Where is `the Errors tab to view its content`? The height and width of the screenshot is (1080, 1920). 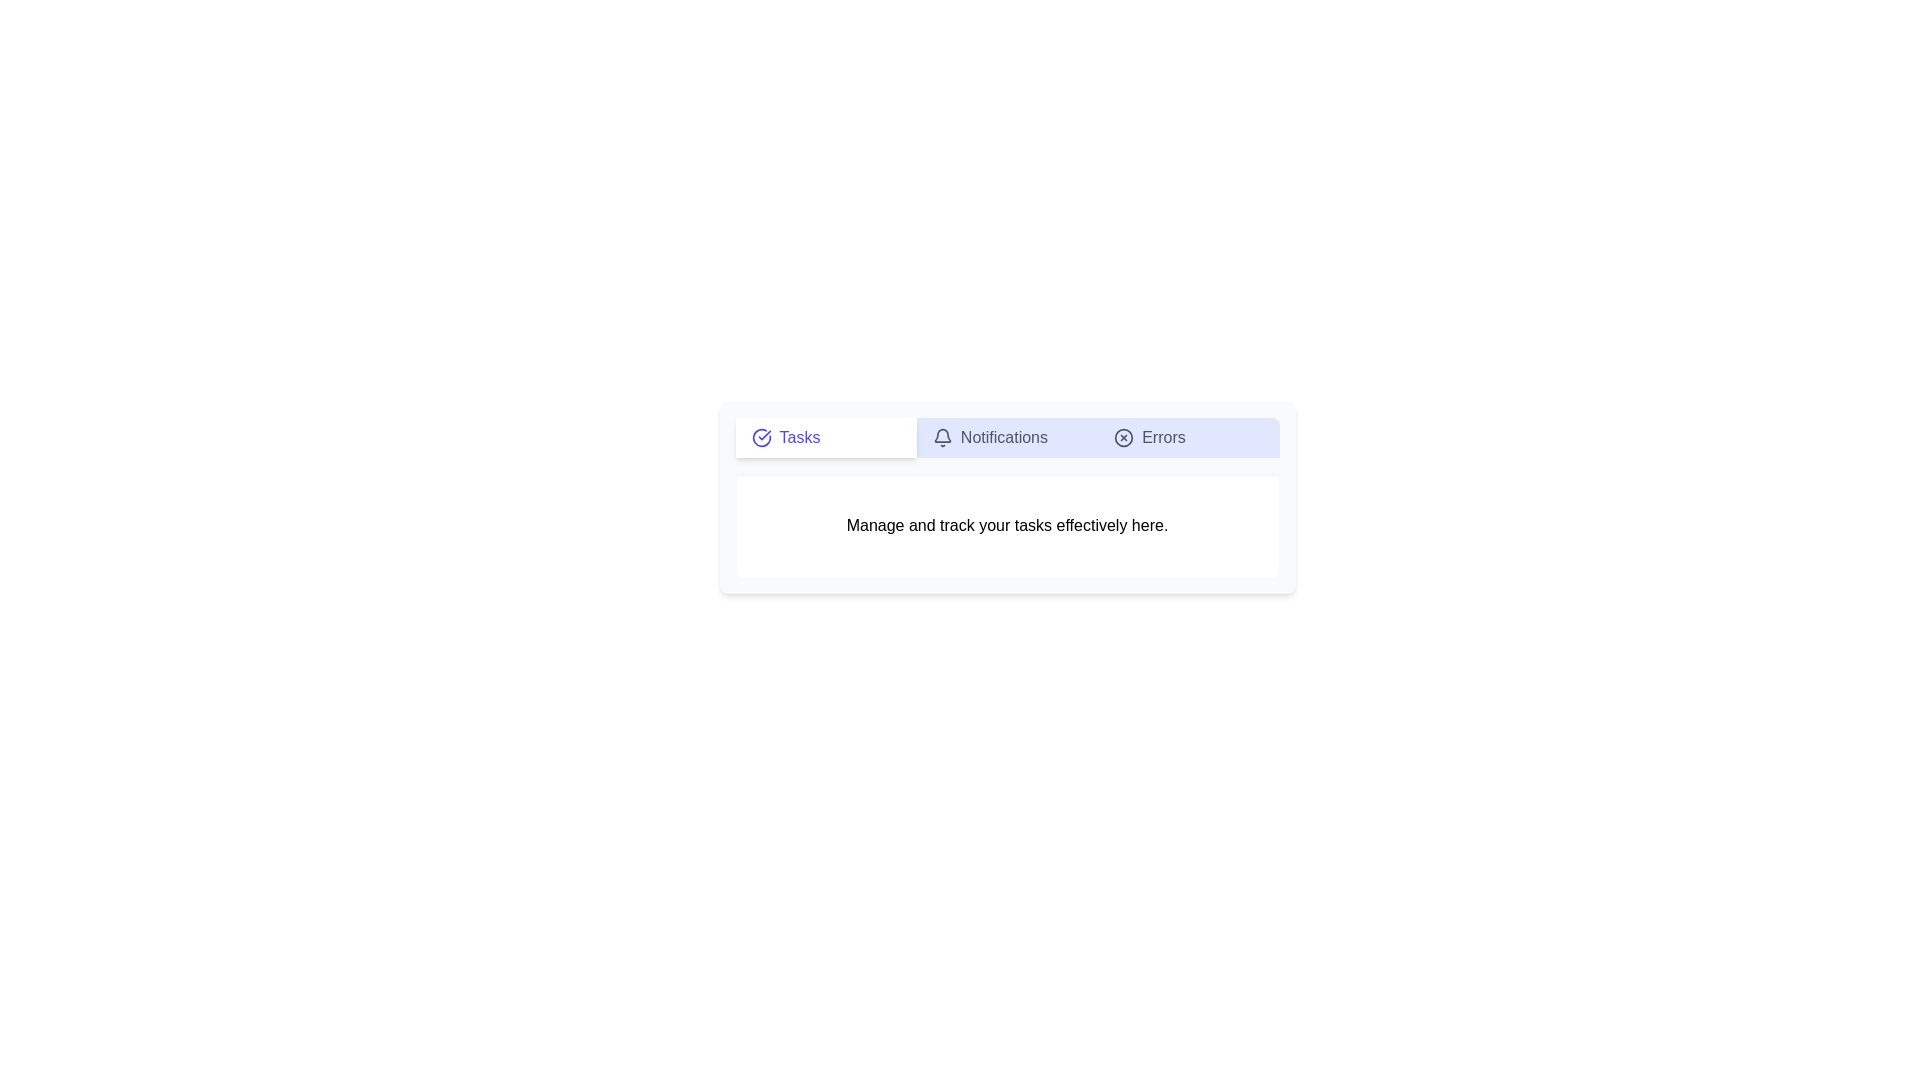 the Errors tab to view its content is located at coordinates (1188, 437).